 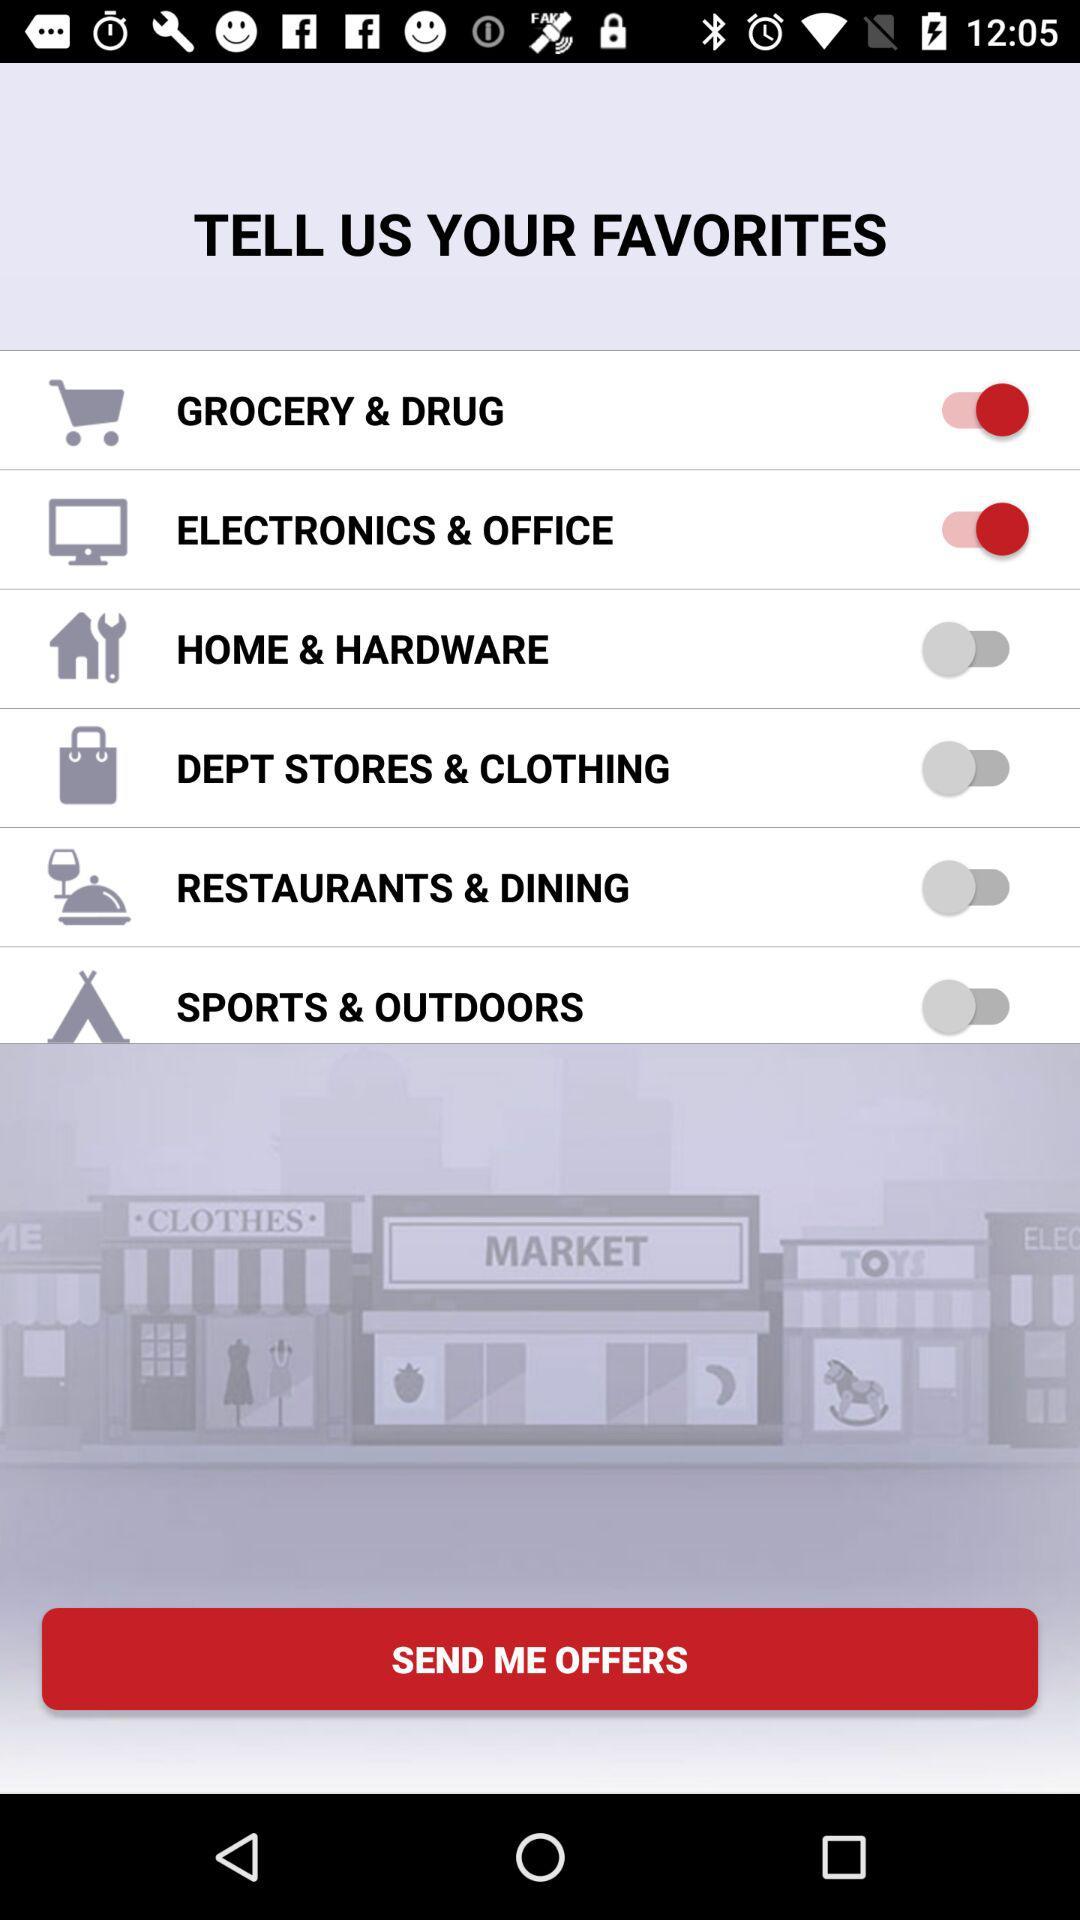 I want to click on the button is used to turn on, so click(x=974, y=648).